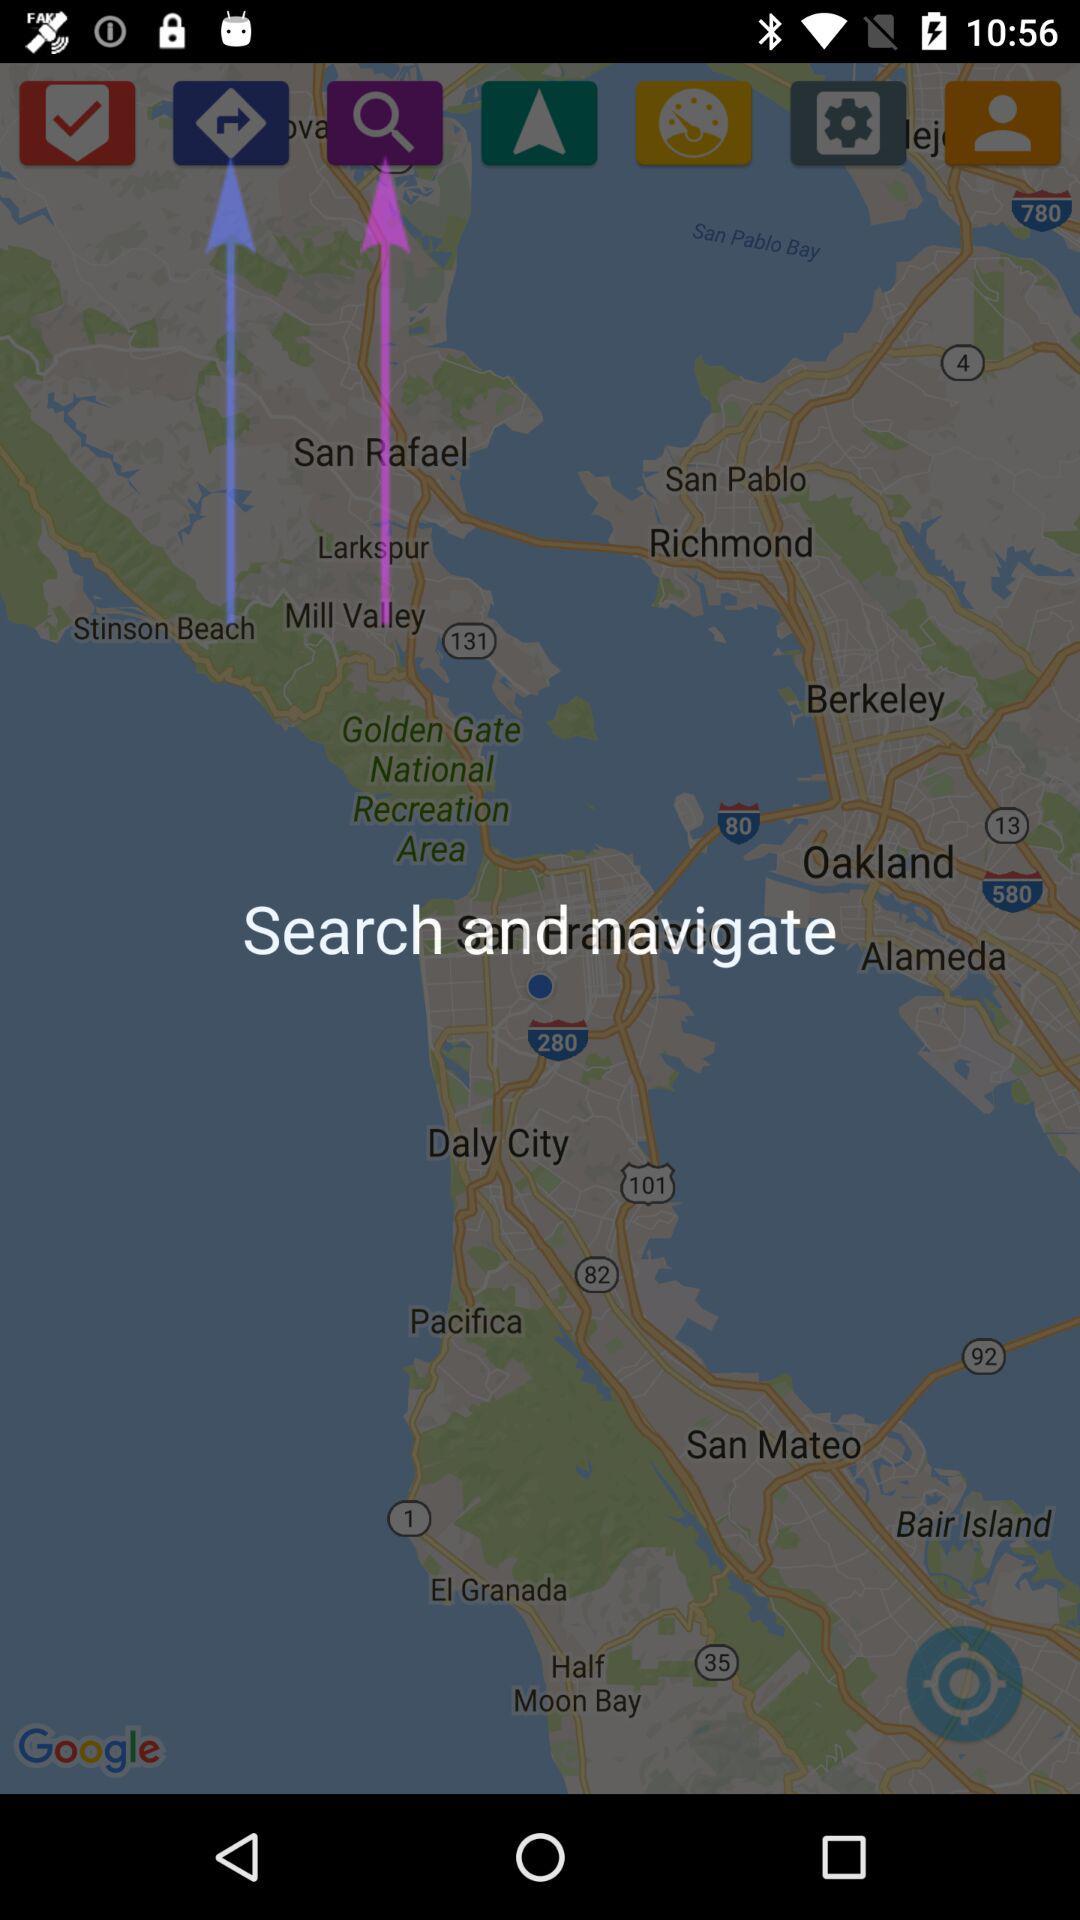 This screenshot has height=1920, width=1080. What do you see at coordinates (692, 121) in the screenshot?
I see `item above the search and navigate app` at bounding box center [692, 121].